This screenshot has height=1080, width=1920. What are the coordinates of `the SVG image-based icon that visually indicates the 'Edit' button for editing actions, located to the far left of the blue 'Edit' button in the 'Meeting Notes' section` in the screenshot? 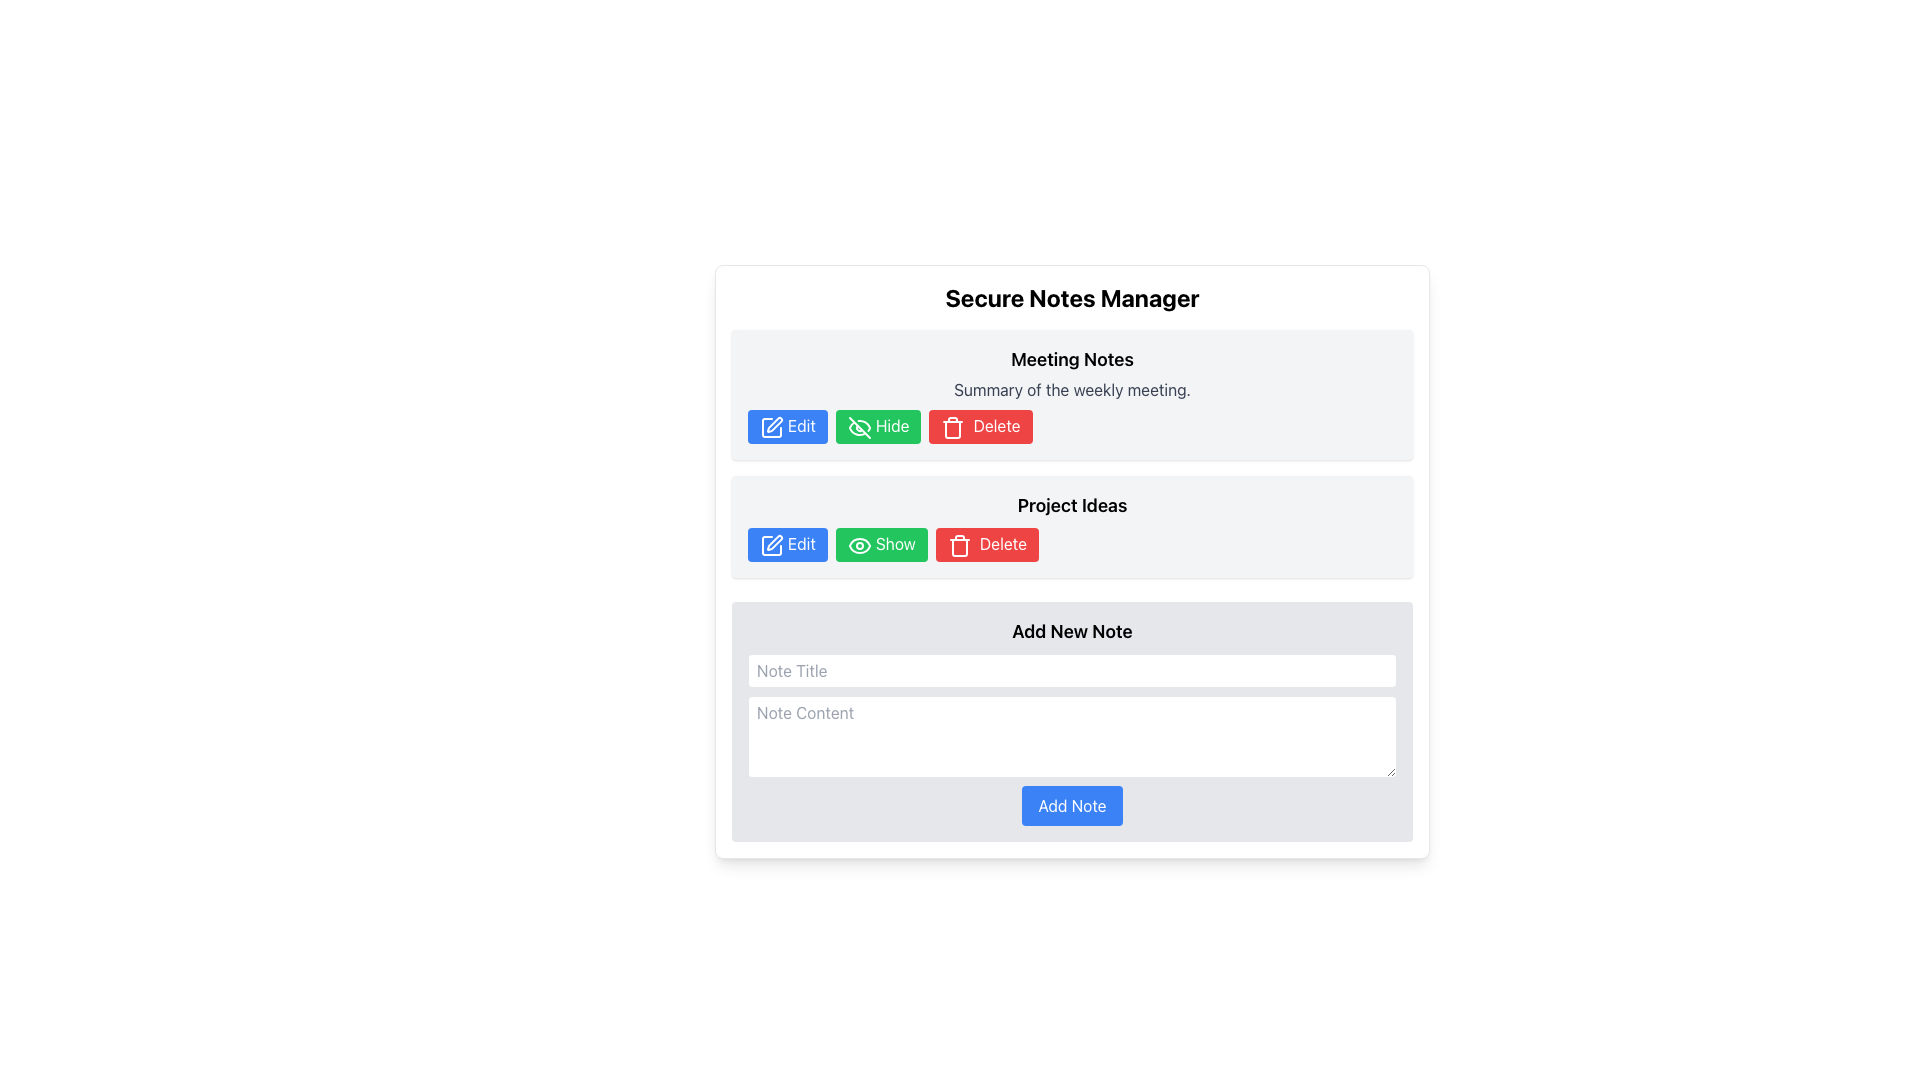 It's located at (771, 426).